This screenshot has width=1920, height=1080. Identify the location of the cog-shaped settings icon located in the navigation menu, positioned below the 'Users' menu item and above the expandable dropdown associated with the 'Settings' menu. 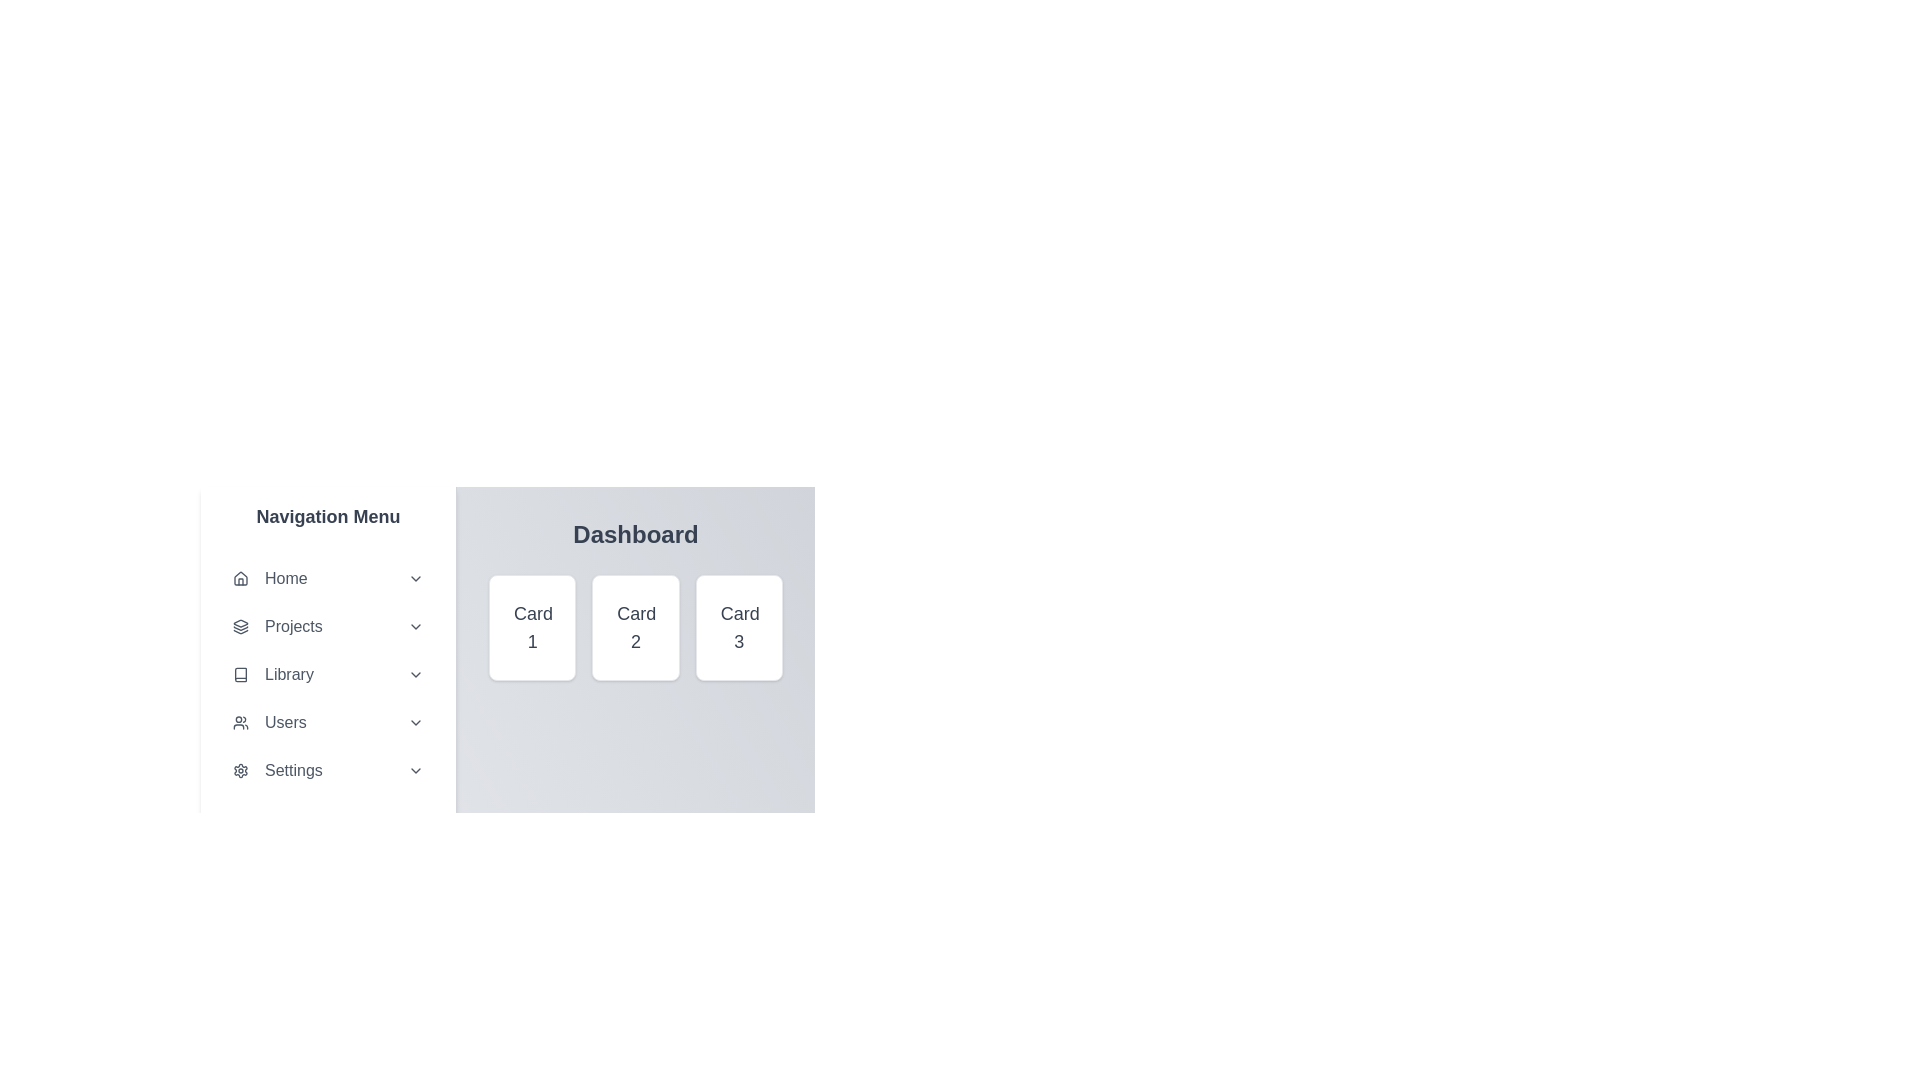
(240, 770).